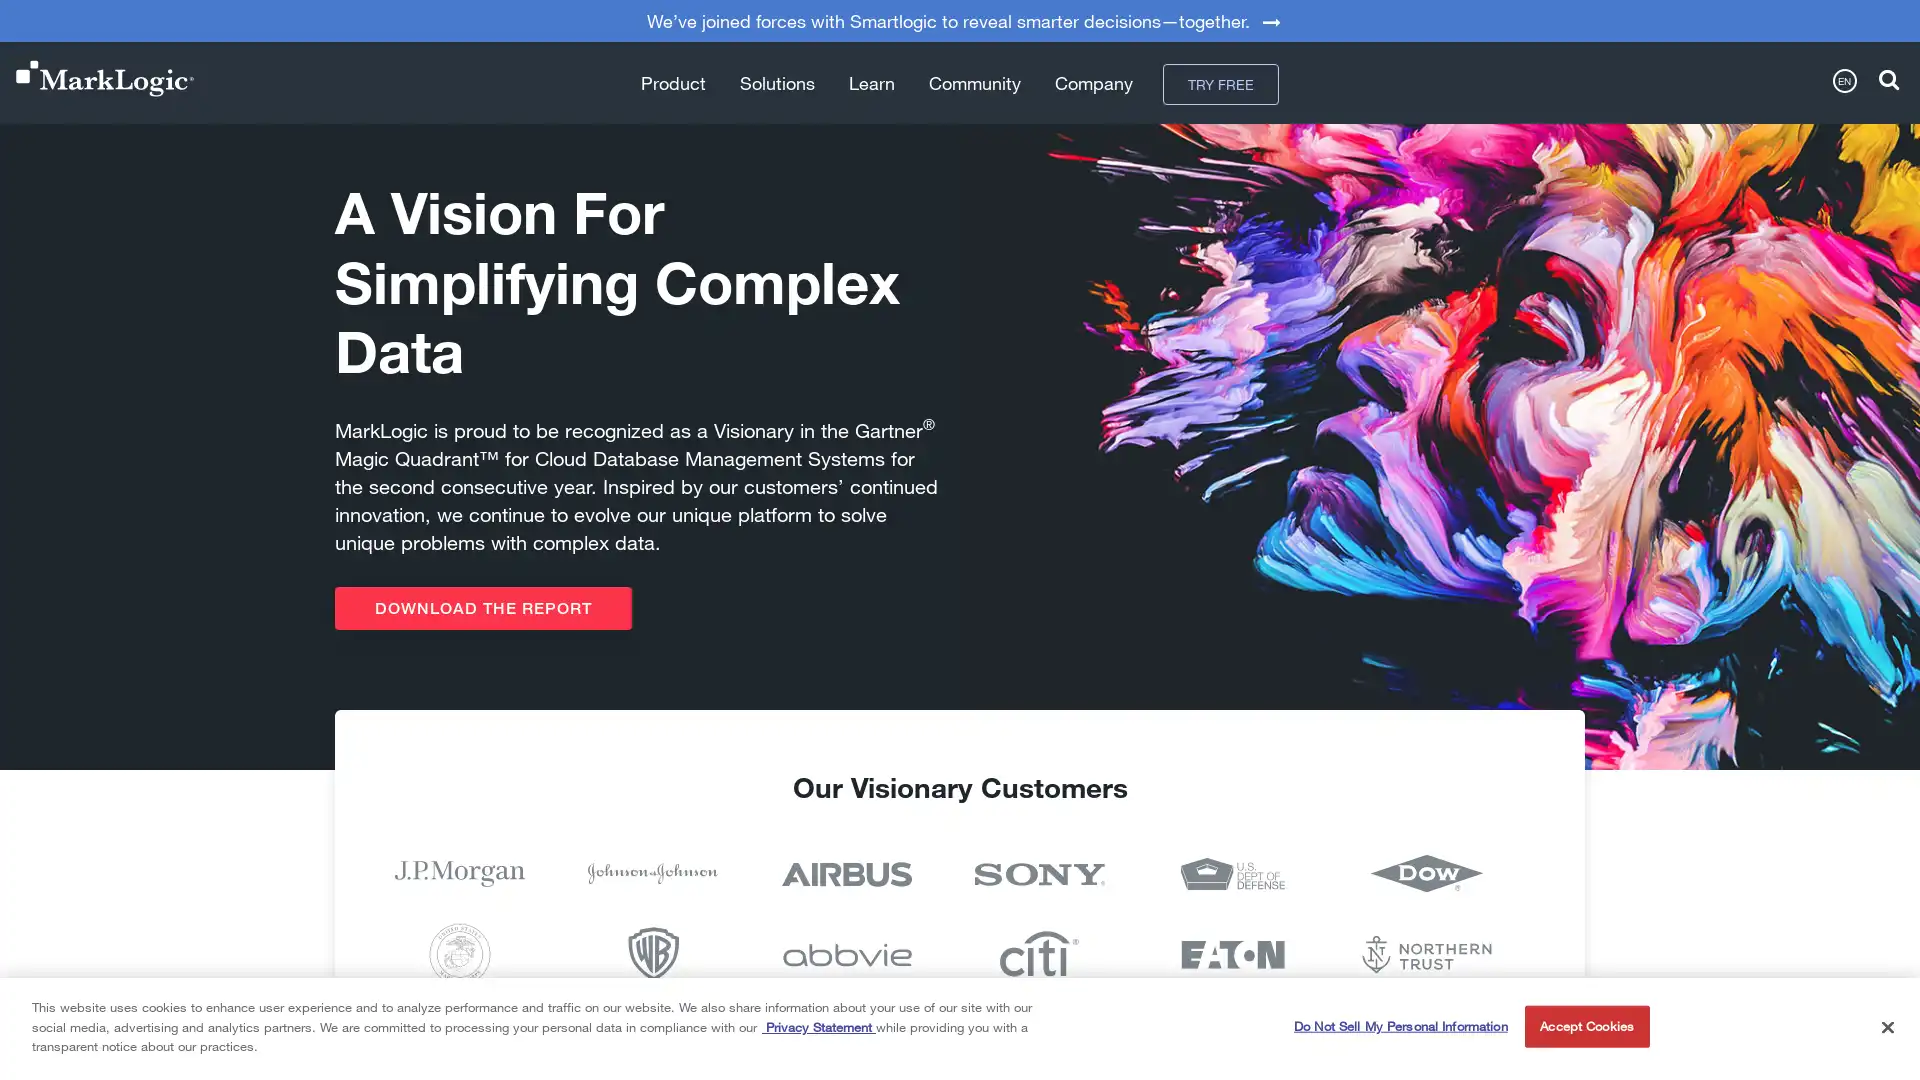 The image size is (1920, 1080). What do you see at coordinates (1399, 1026) in the screenshot?
I see `Do Not Sell My Personal Information` at bounding box center [1399, 1026].